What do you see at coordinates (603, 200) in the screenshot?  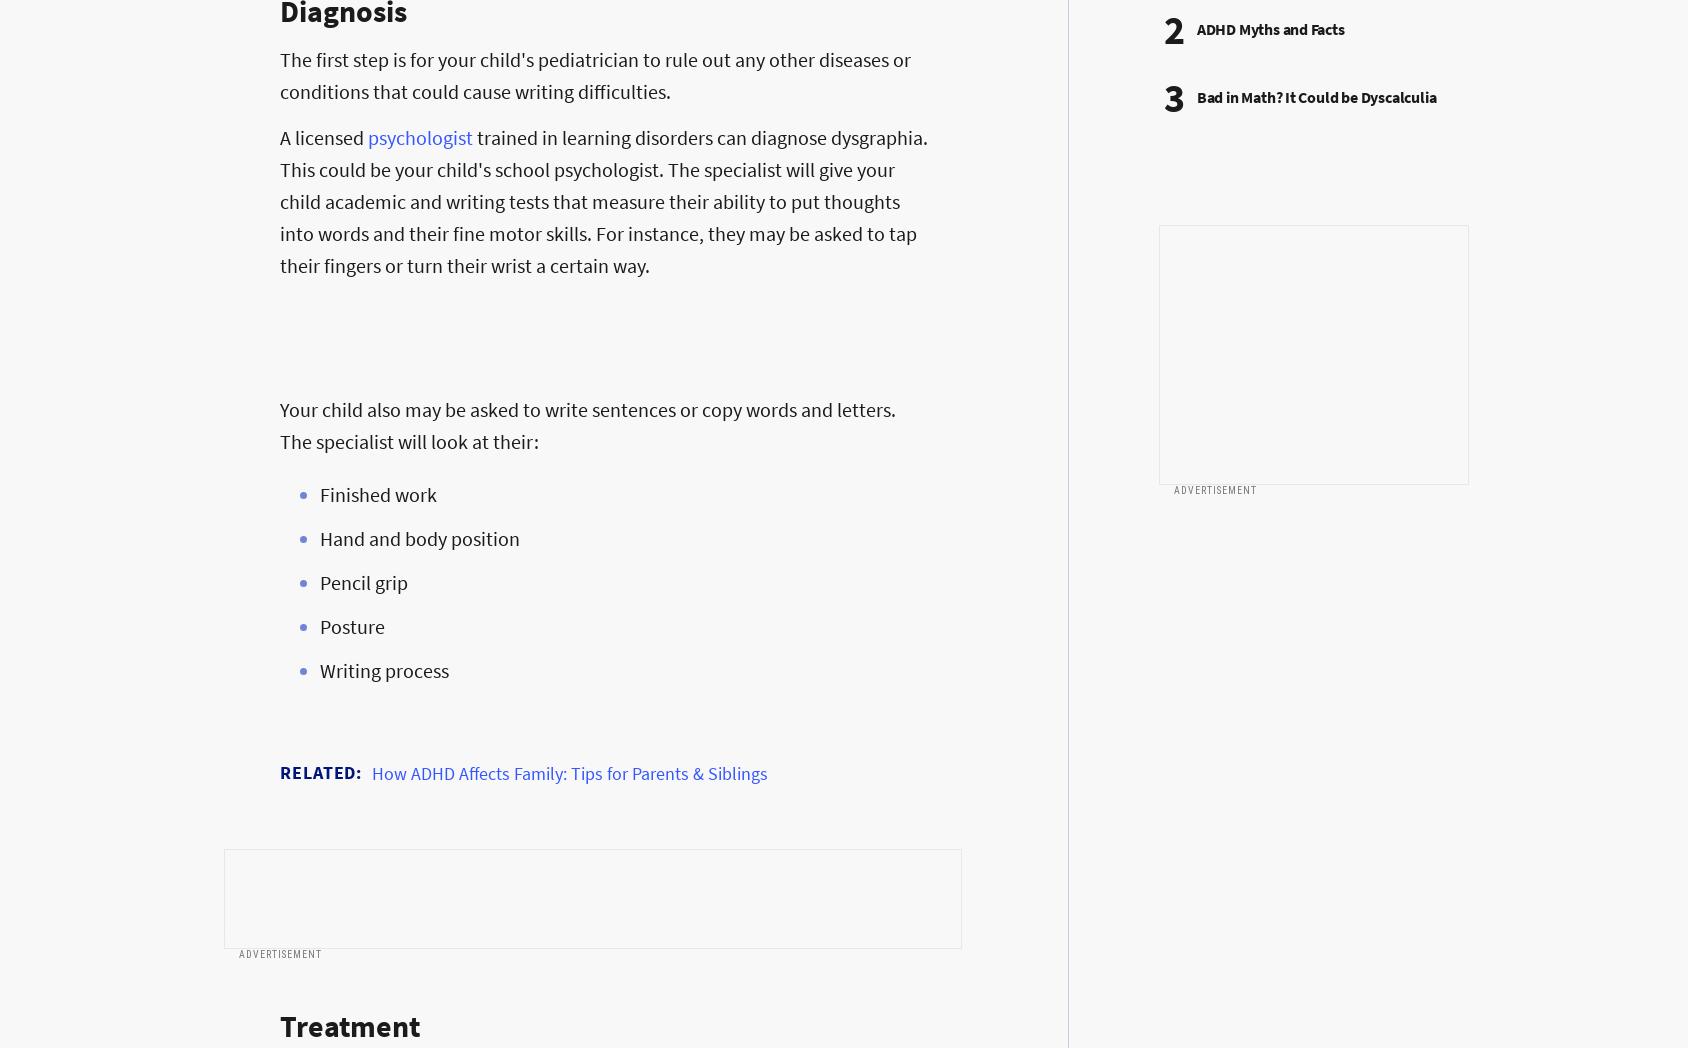 I see `'trained in learning disorders can diagnose dysgraphia. This could be your child's school psychologist. The specialist will give your child academic and writing tests that measure their ability to put thoughts into words and their fine motor skills. For instance, they may be asked to tap their fingers or turn their wrist a certain way.'` at bounding box center [603, 200].